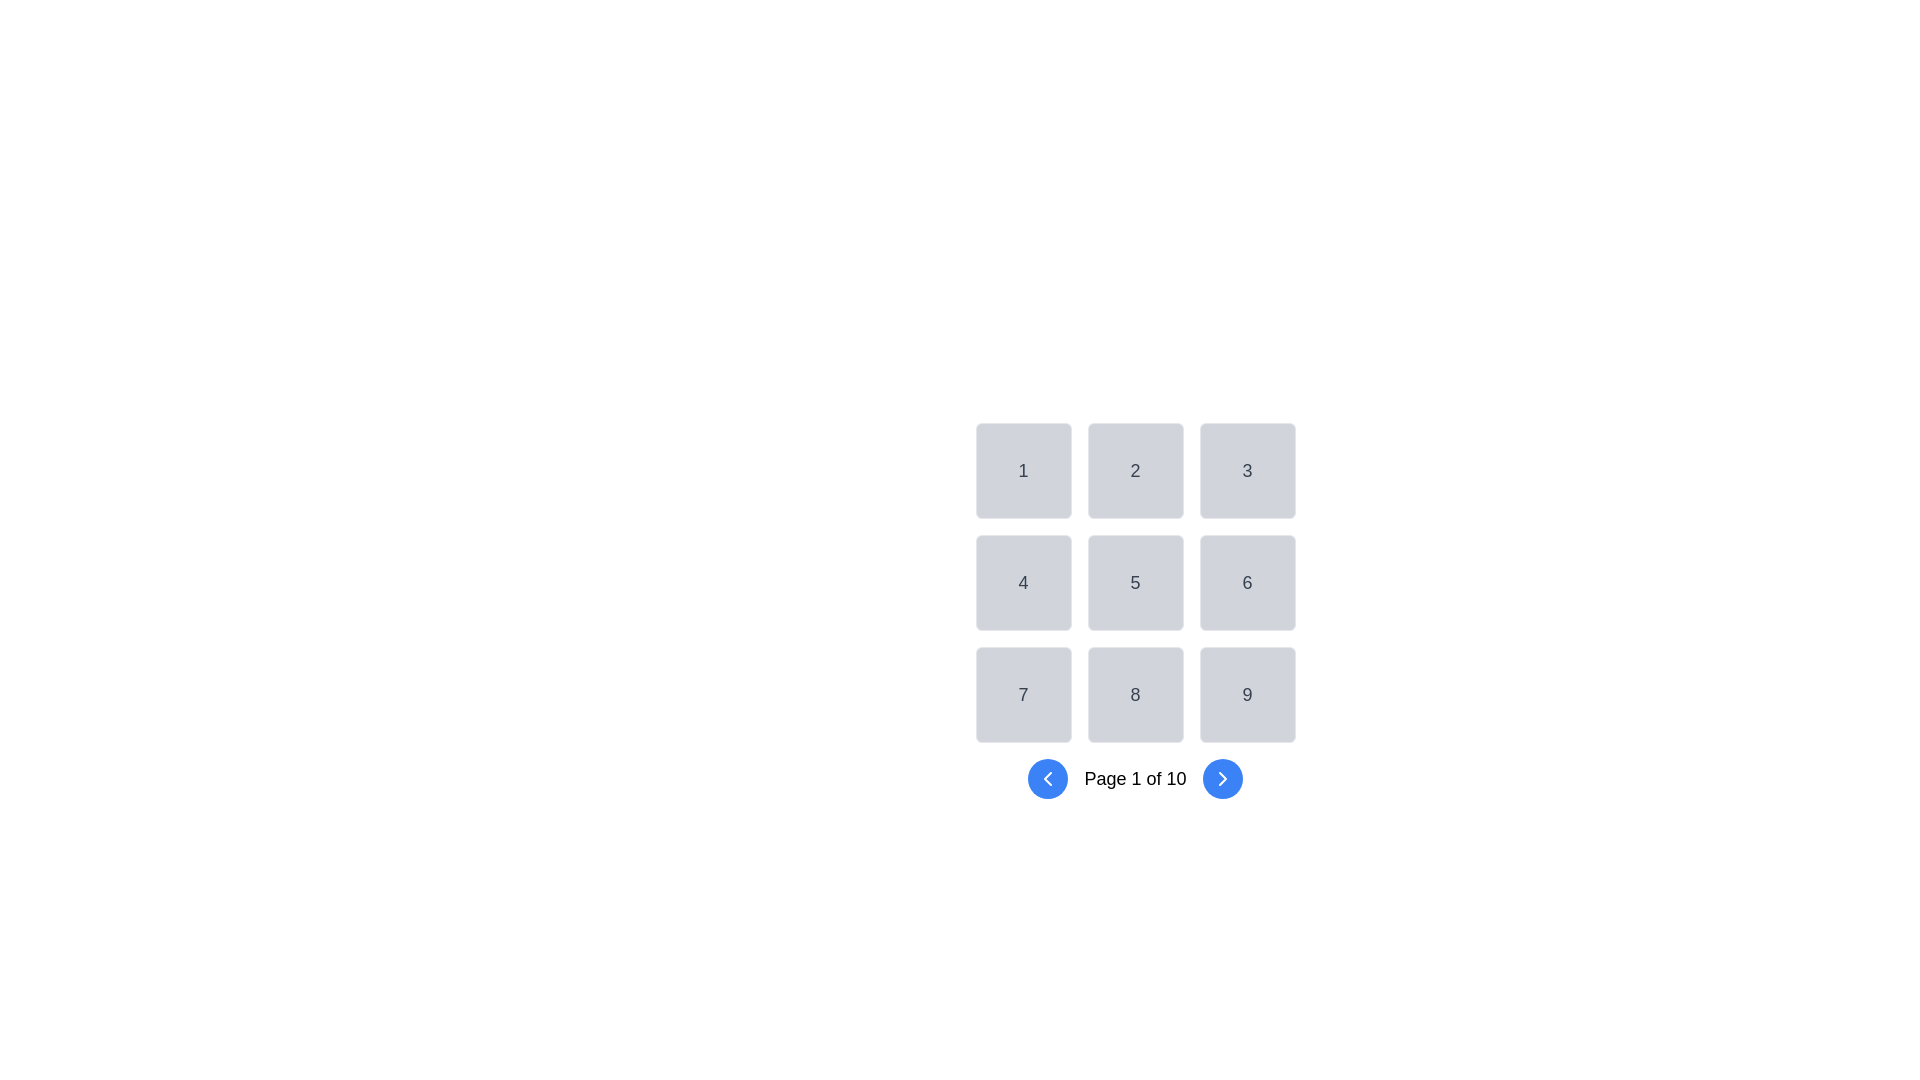  I want to click on the interactive navigational arrow icon component, which is a left-pointing arrow inside a blue circular button located at the bottom left of the pagination section, so click(1047, 778).